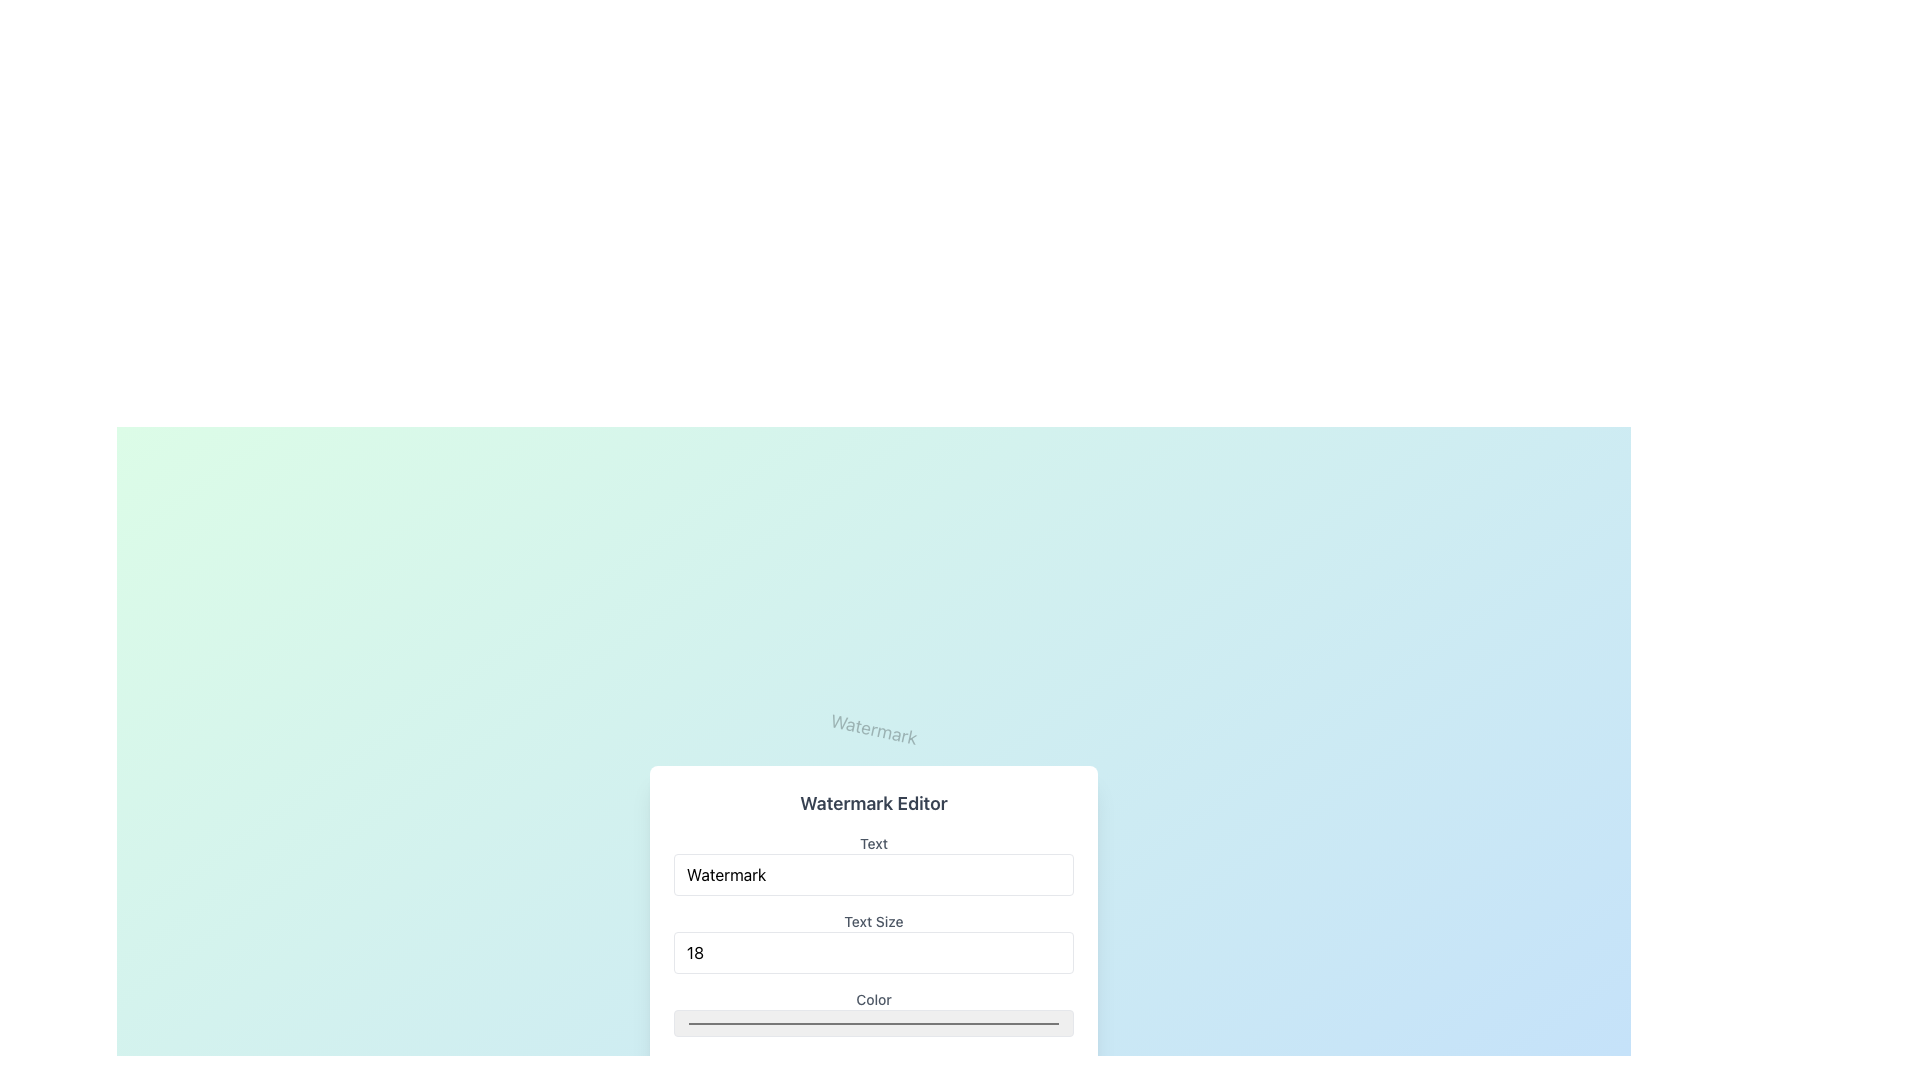  What do you see at coordinates (873, 1022) in the screenshot?
I see `the Color input field in the Watermark Editor` at bounding box center [873, 1022].